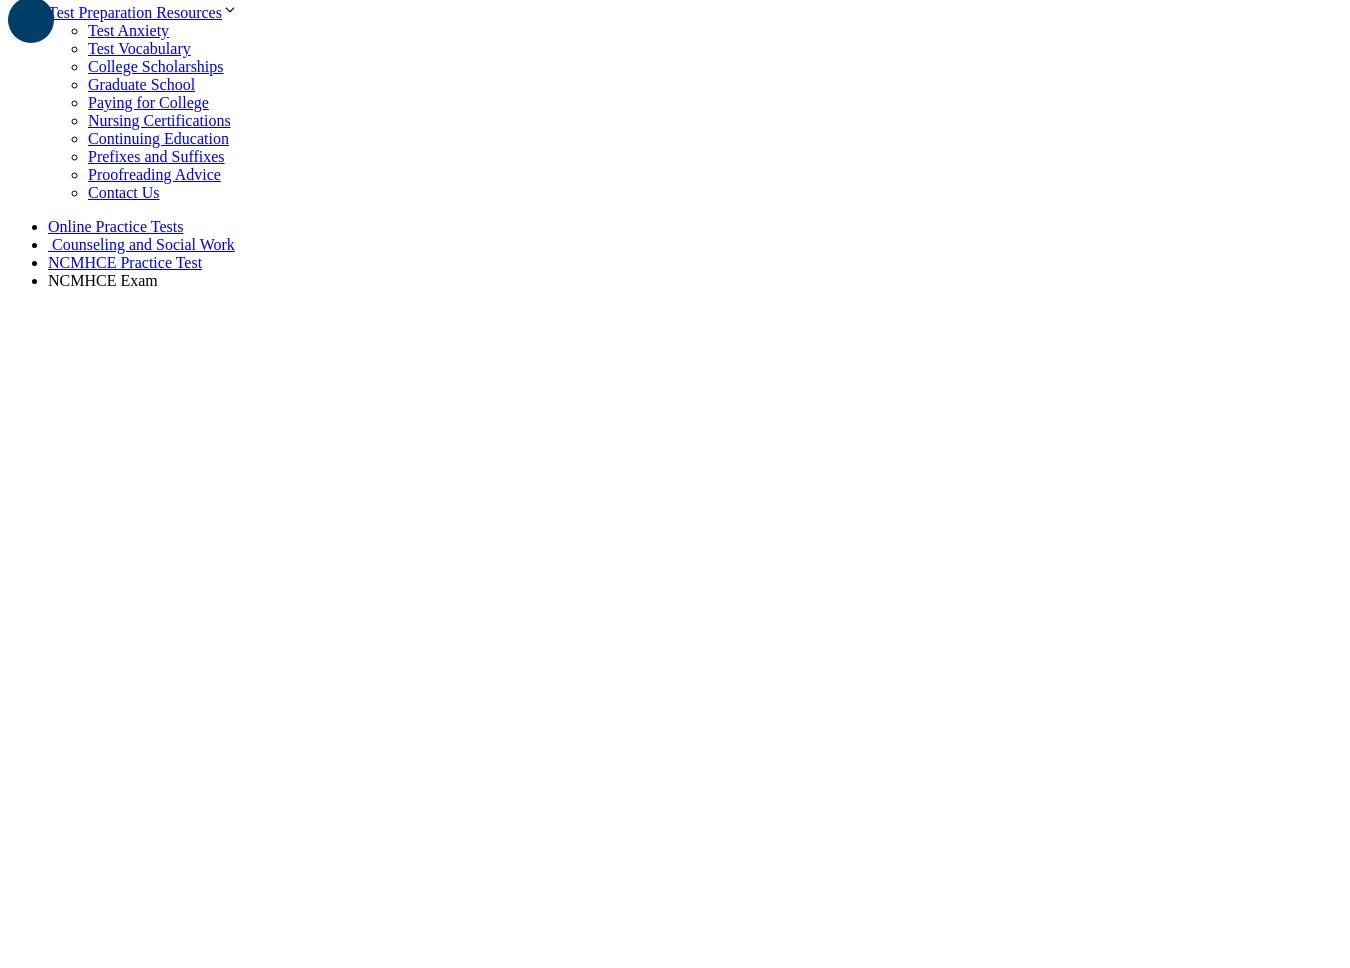  Describe the element at coordinates (101, 279) in the screenshot. I see `'NCMHCE Exam'` at that location.